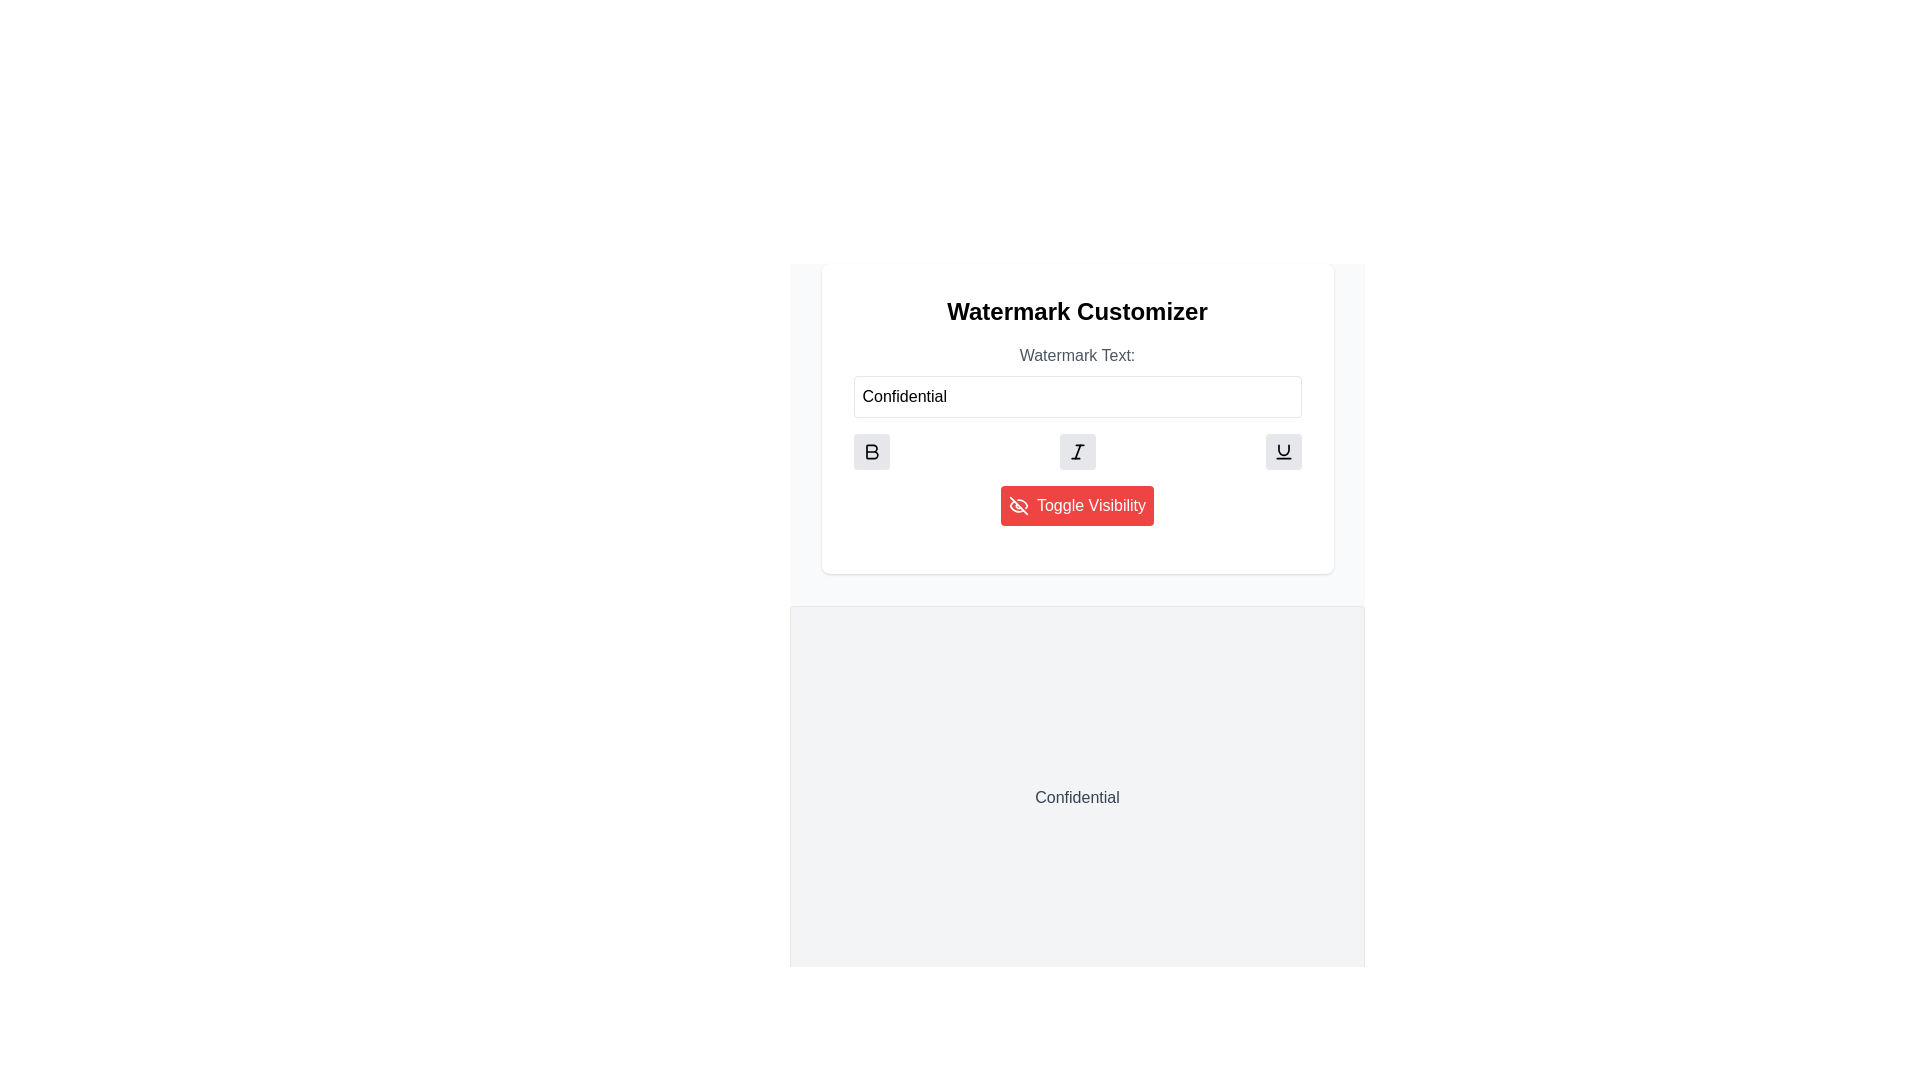  I want to click on the small rectangular button with a light gray background and an underline icon to apply the underline style, located under the 'Watermark Text' input field in the 'Watermark Customizer' section, so click(1283, 451).